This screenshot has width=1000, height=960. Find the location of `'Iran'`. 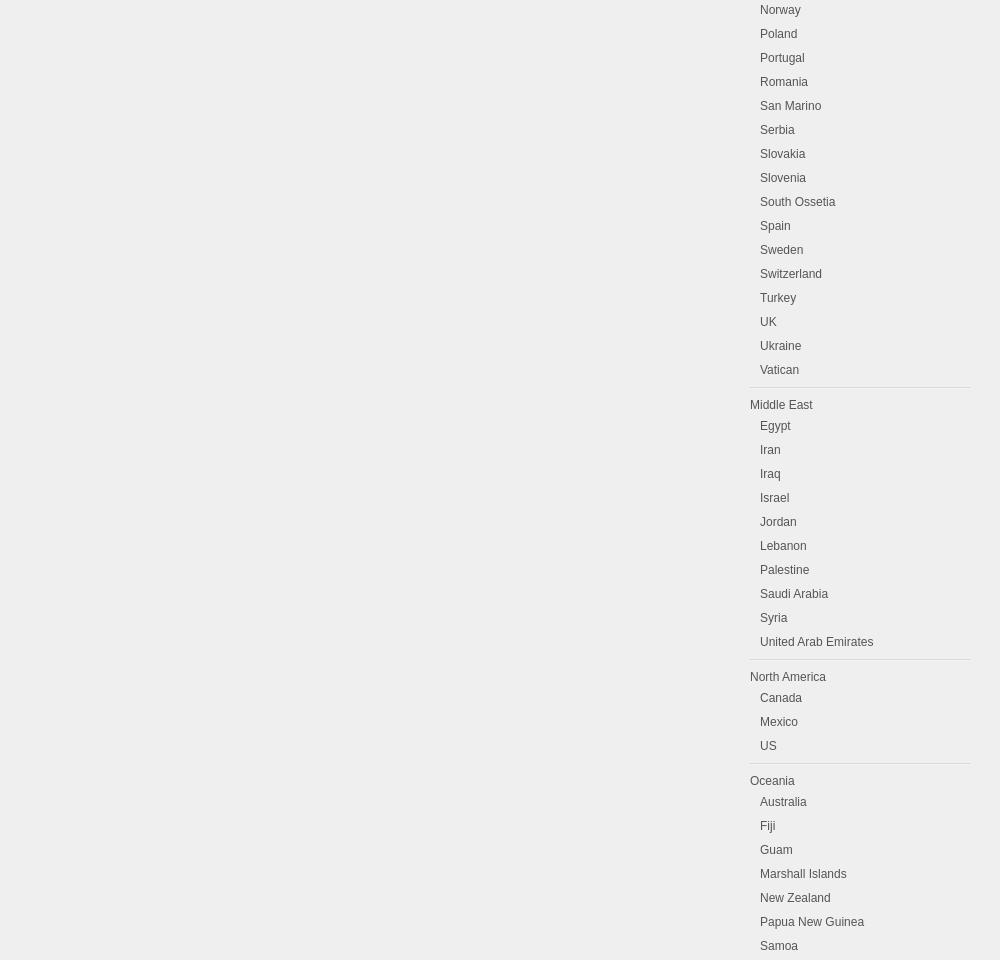

'Iran' is located at coordinates (770, 450).